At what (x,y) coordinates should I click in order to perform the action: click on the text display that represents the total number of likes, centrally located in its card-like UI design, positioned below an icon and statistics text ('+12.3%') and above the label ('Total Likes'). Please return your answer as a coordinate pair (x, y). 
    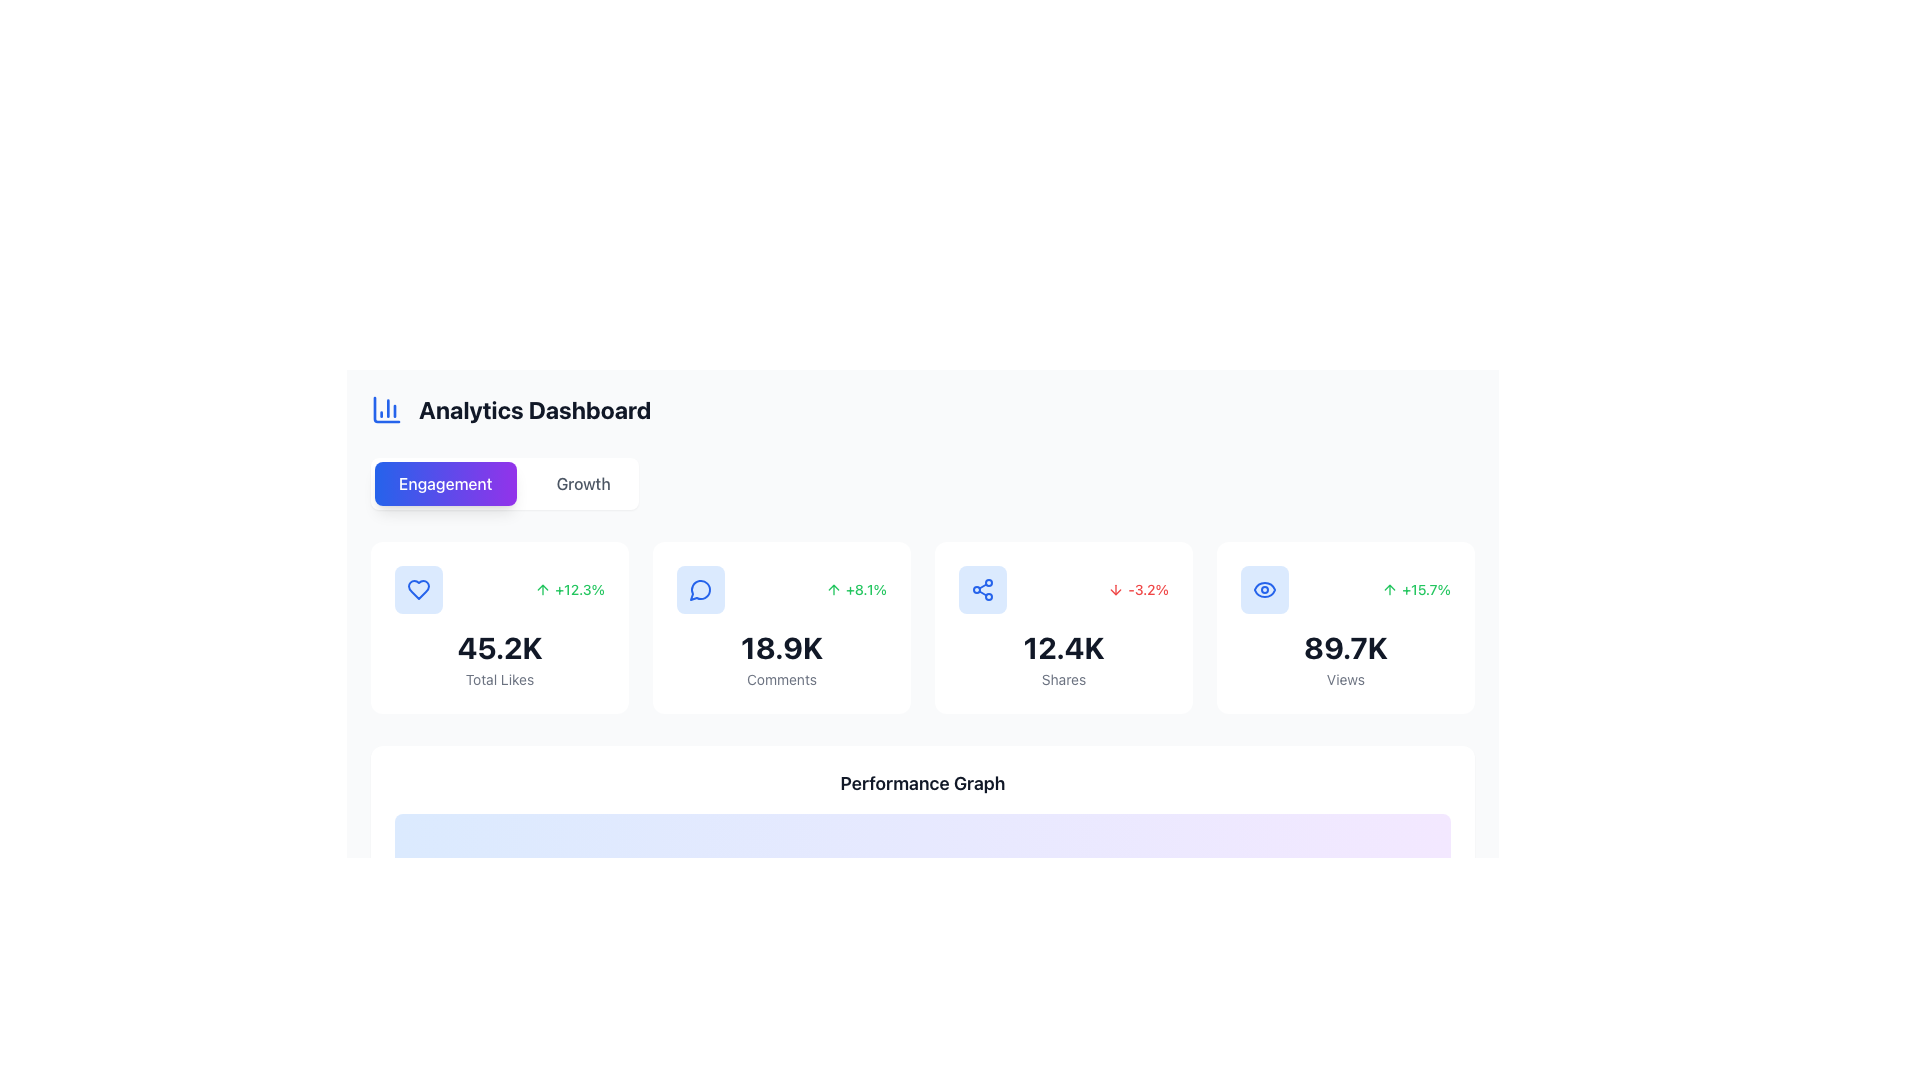
    Looking at the image, I should click on (499, 648).